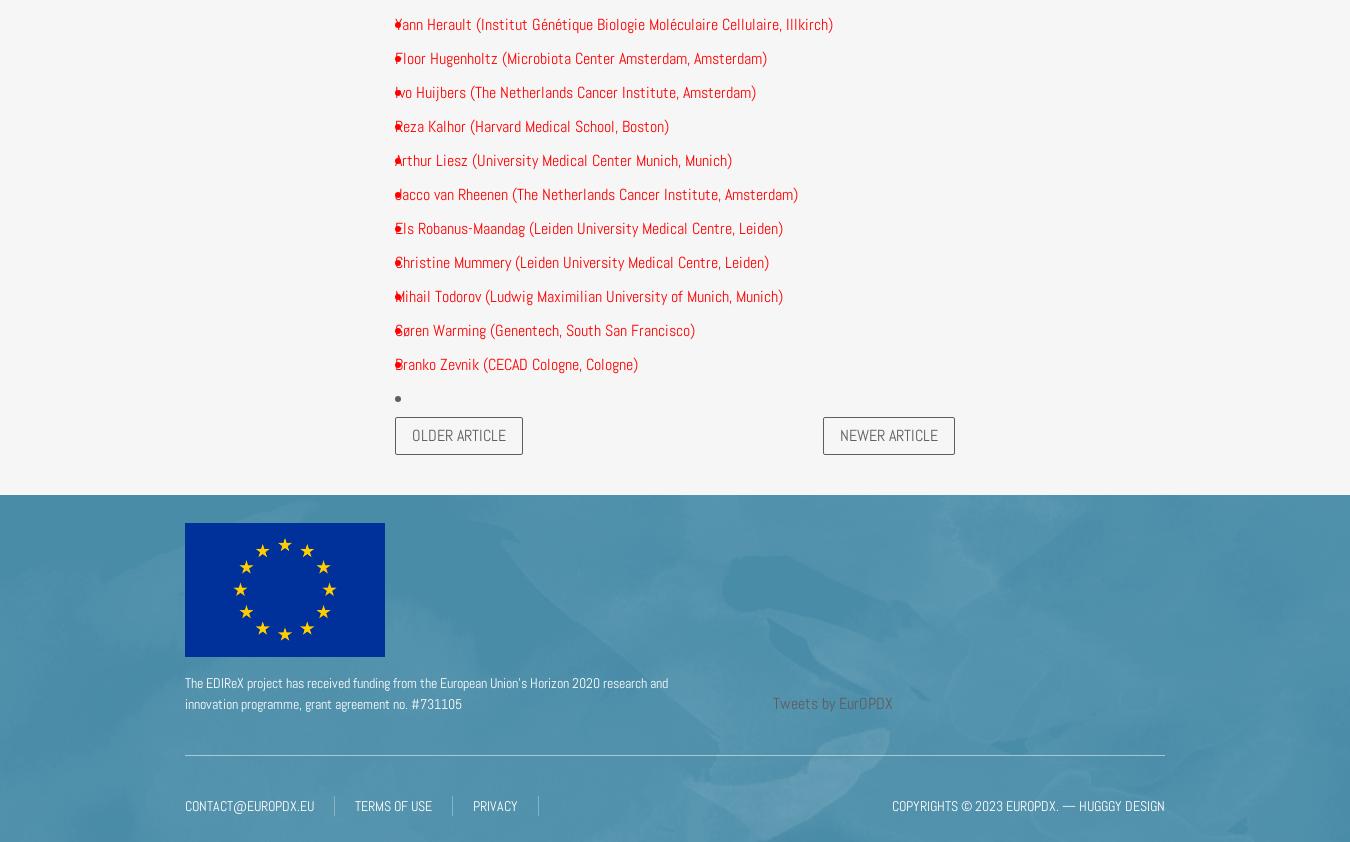 This screenshot has width=1350, height=842. Describe the element at coordinates (515, 363) in the screenshot. I see `'Branko Zevnik (CECAD Cologne, Cologne)'` at that location.